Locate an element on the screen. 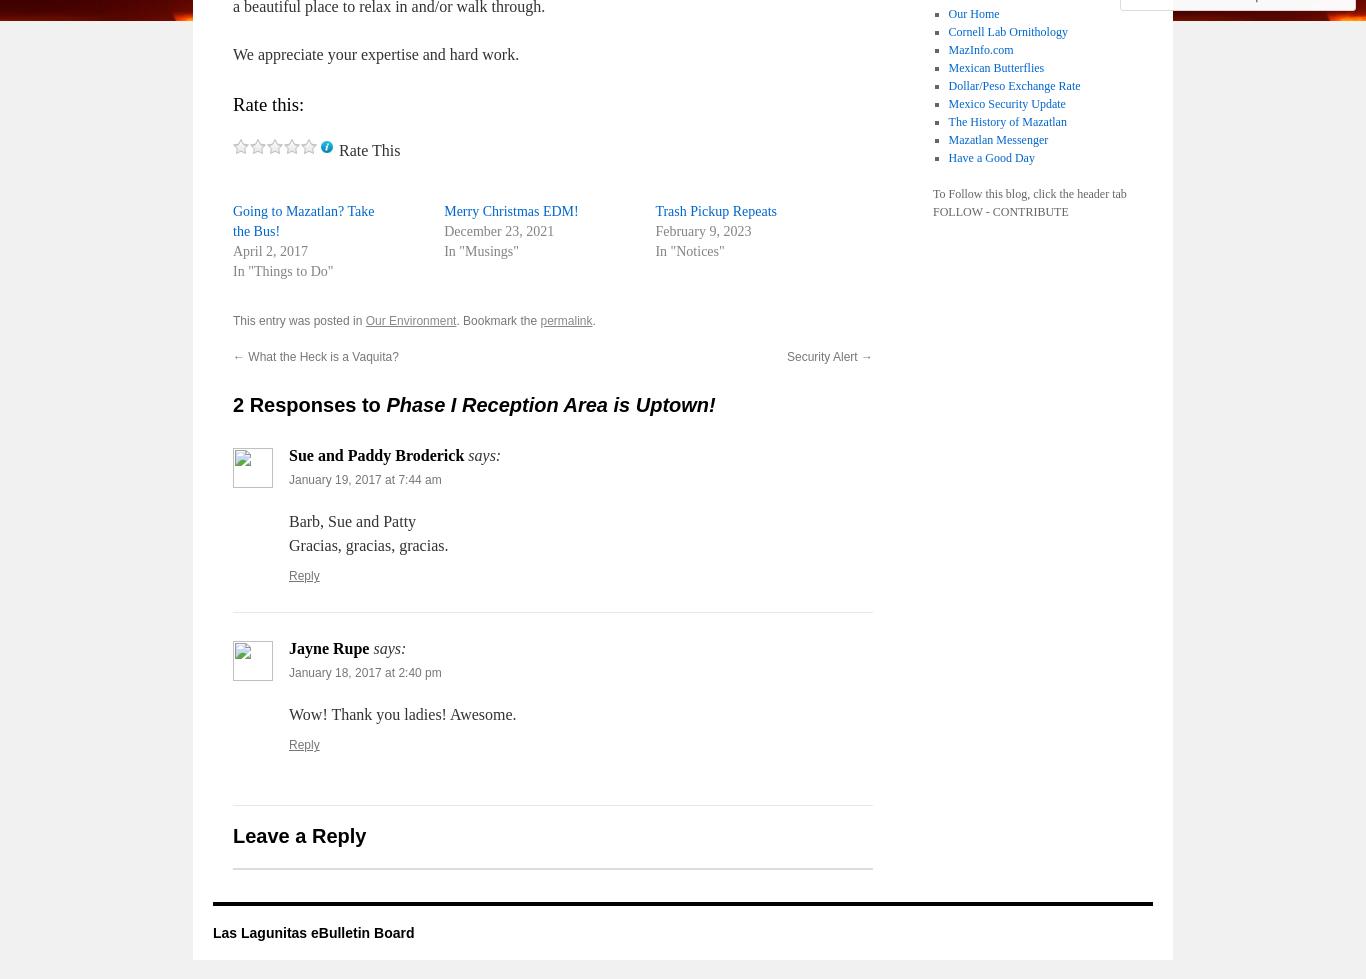 Image resolution: width=1366 pixels, height=979 pixels. 'What the Heck is a Vaquita?' is located at coordinates (321, 357).